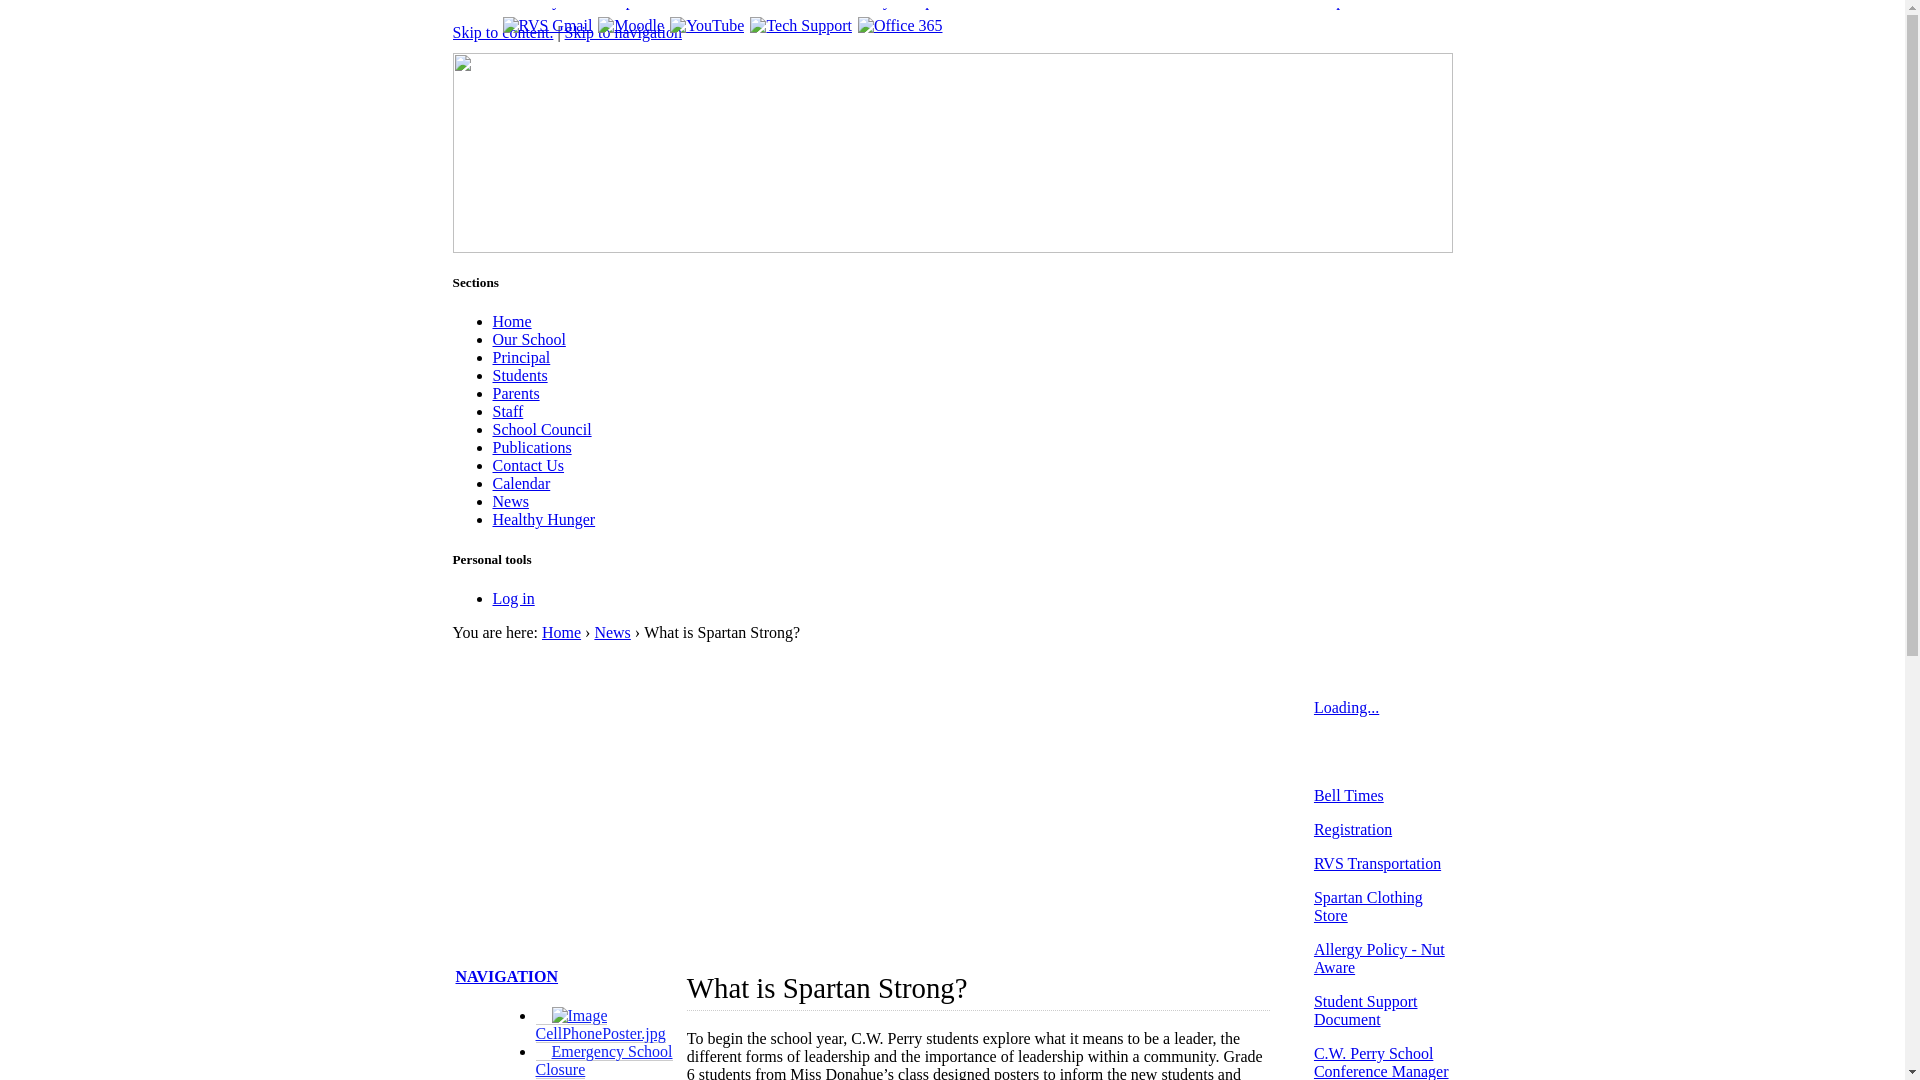 The width and height of the screenshot is (1920, 1080). What do you see at coordinates (560, 632) in the screenshot?
I see `'Home'` at bounding box center [560, 632].